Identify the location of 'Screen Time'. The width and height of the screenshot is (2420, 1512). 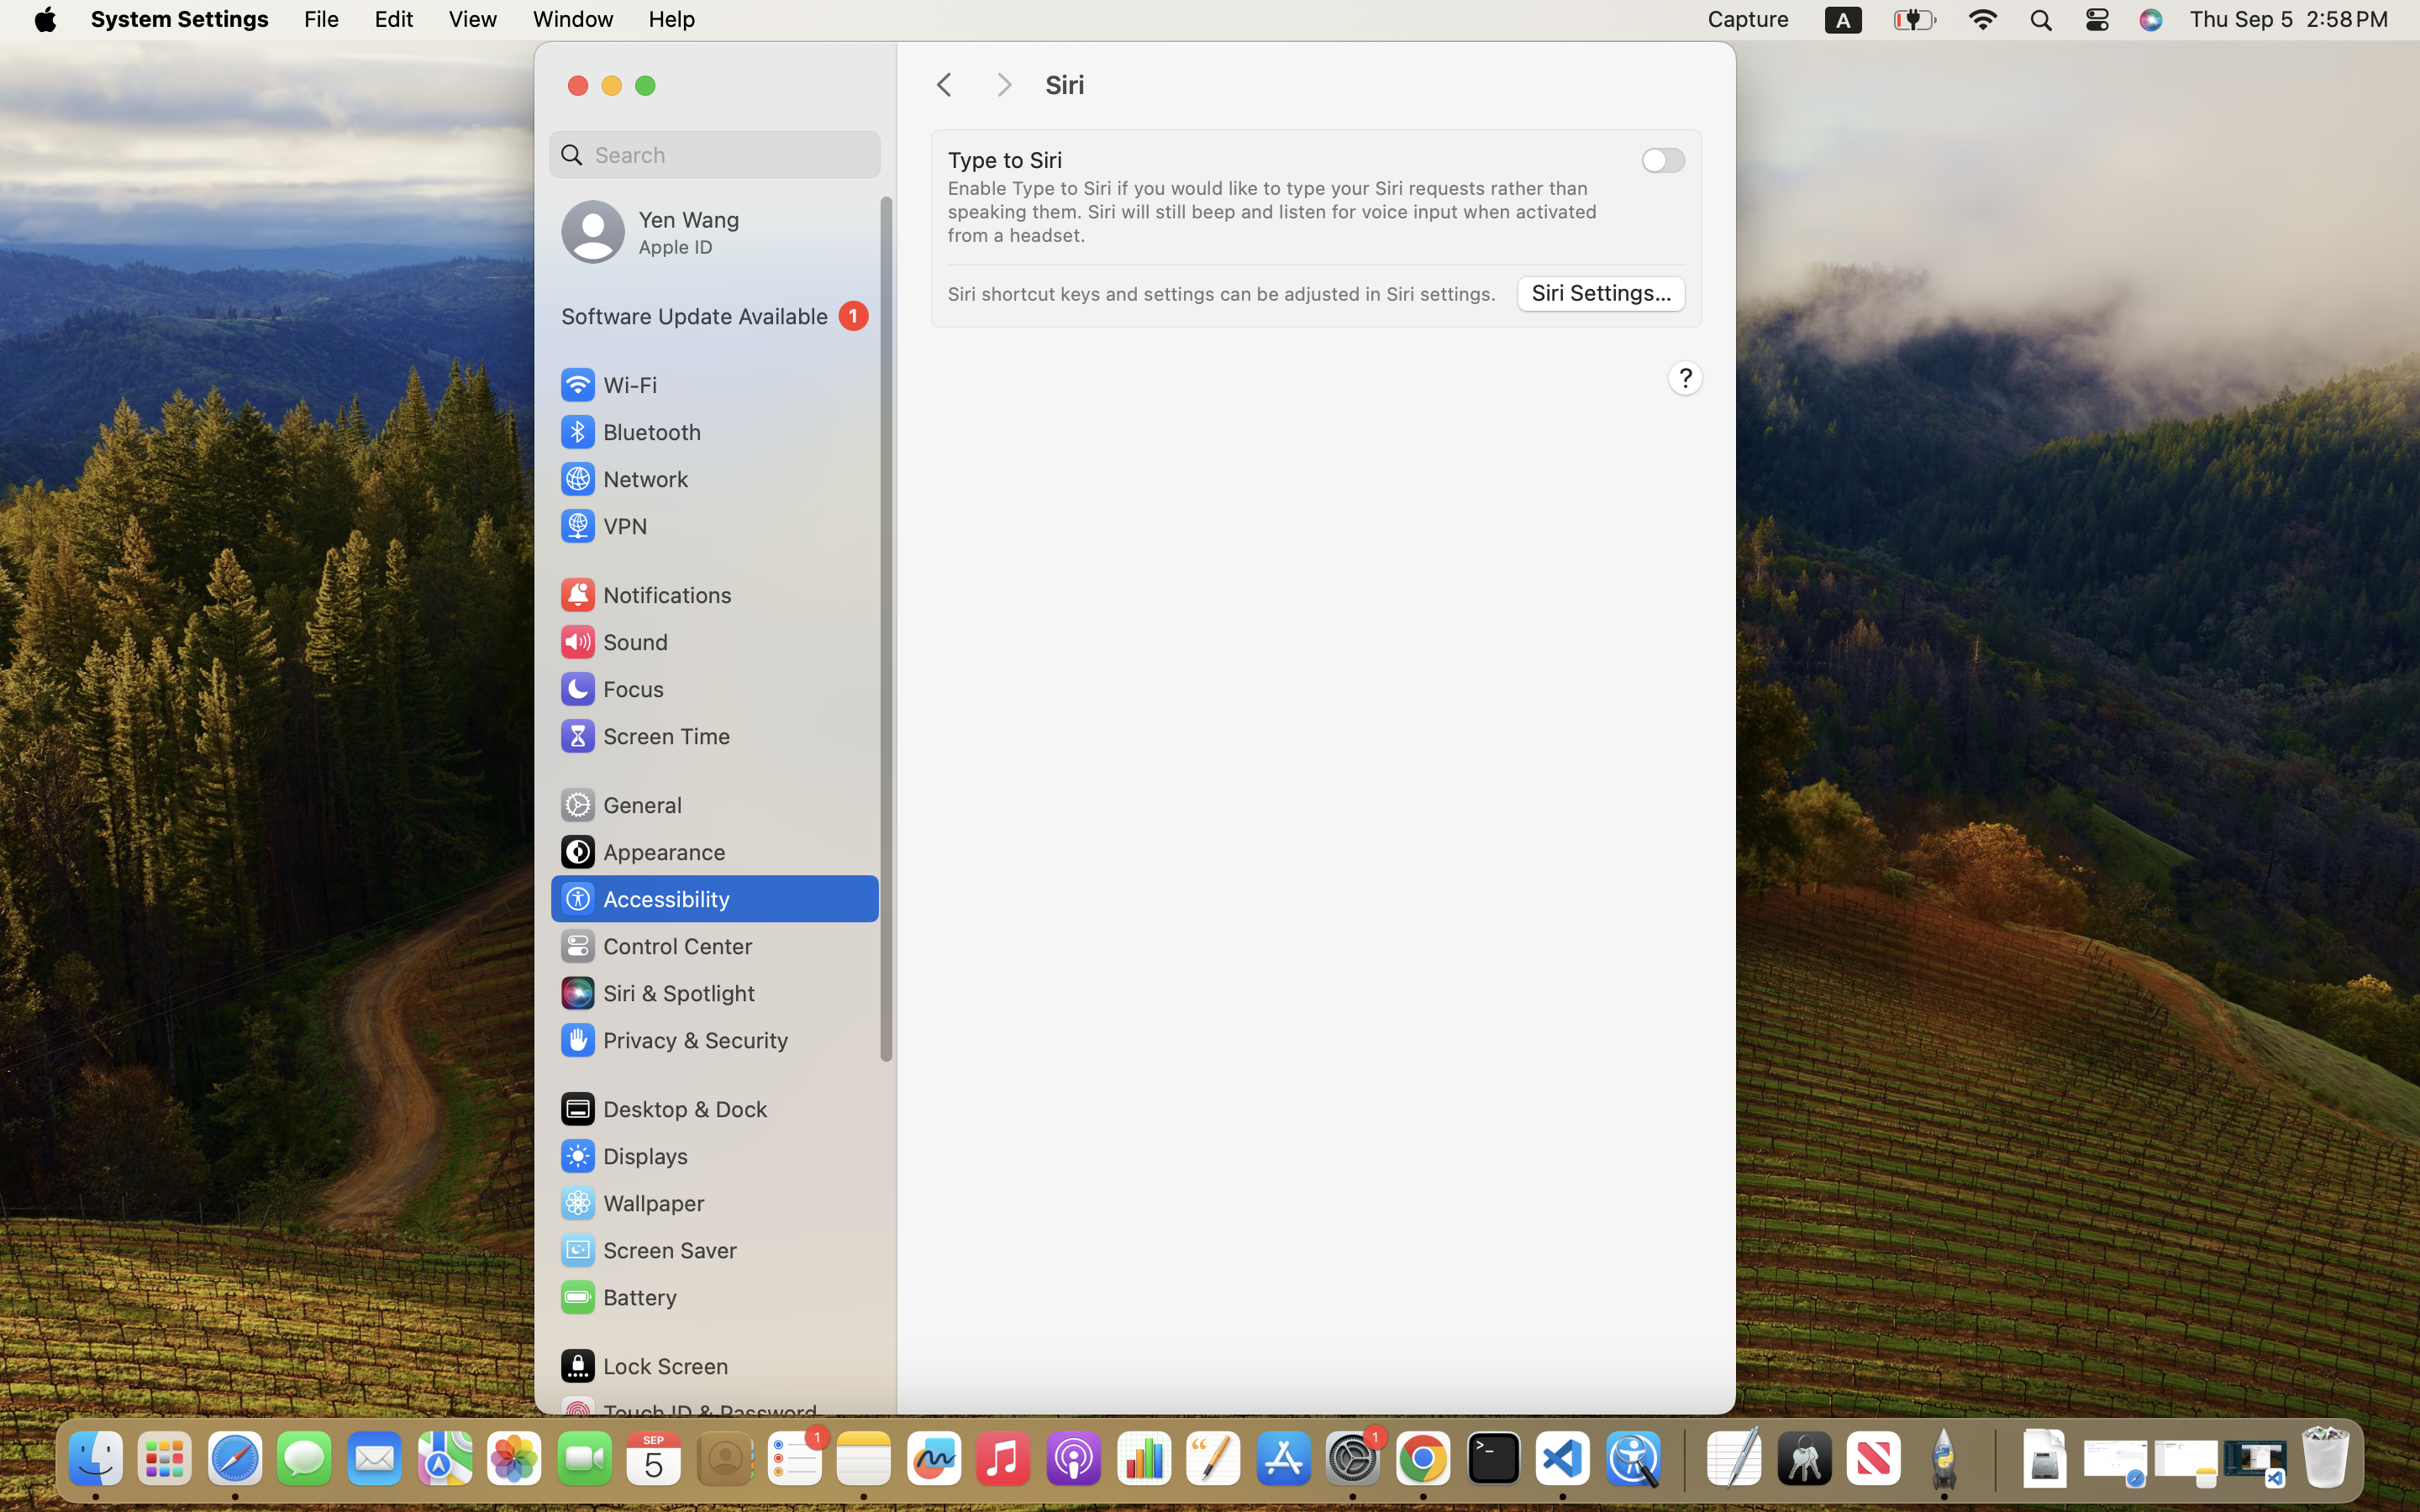
(644, 735).